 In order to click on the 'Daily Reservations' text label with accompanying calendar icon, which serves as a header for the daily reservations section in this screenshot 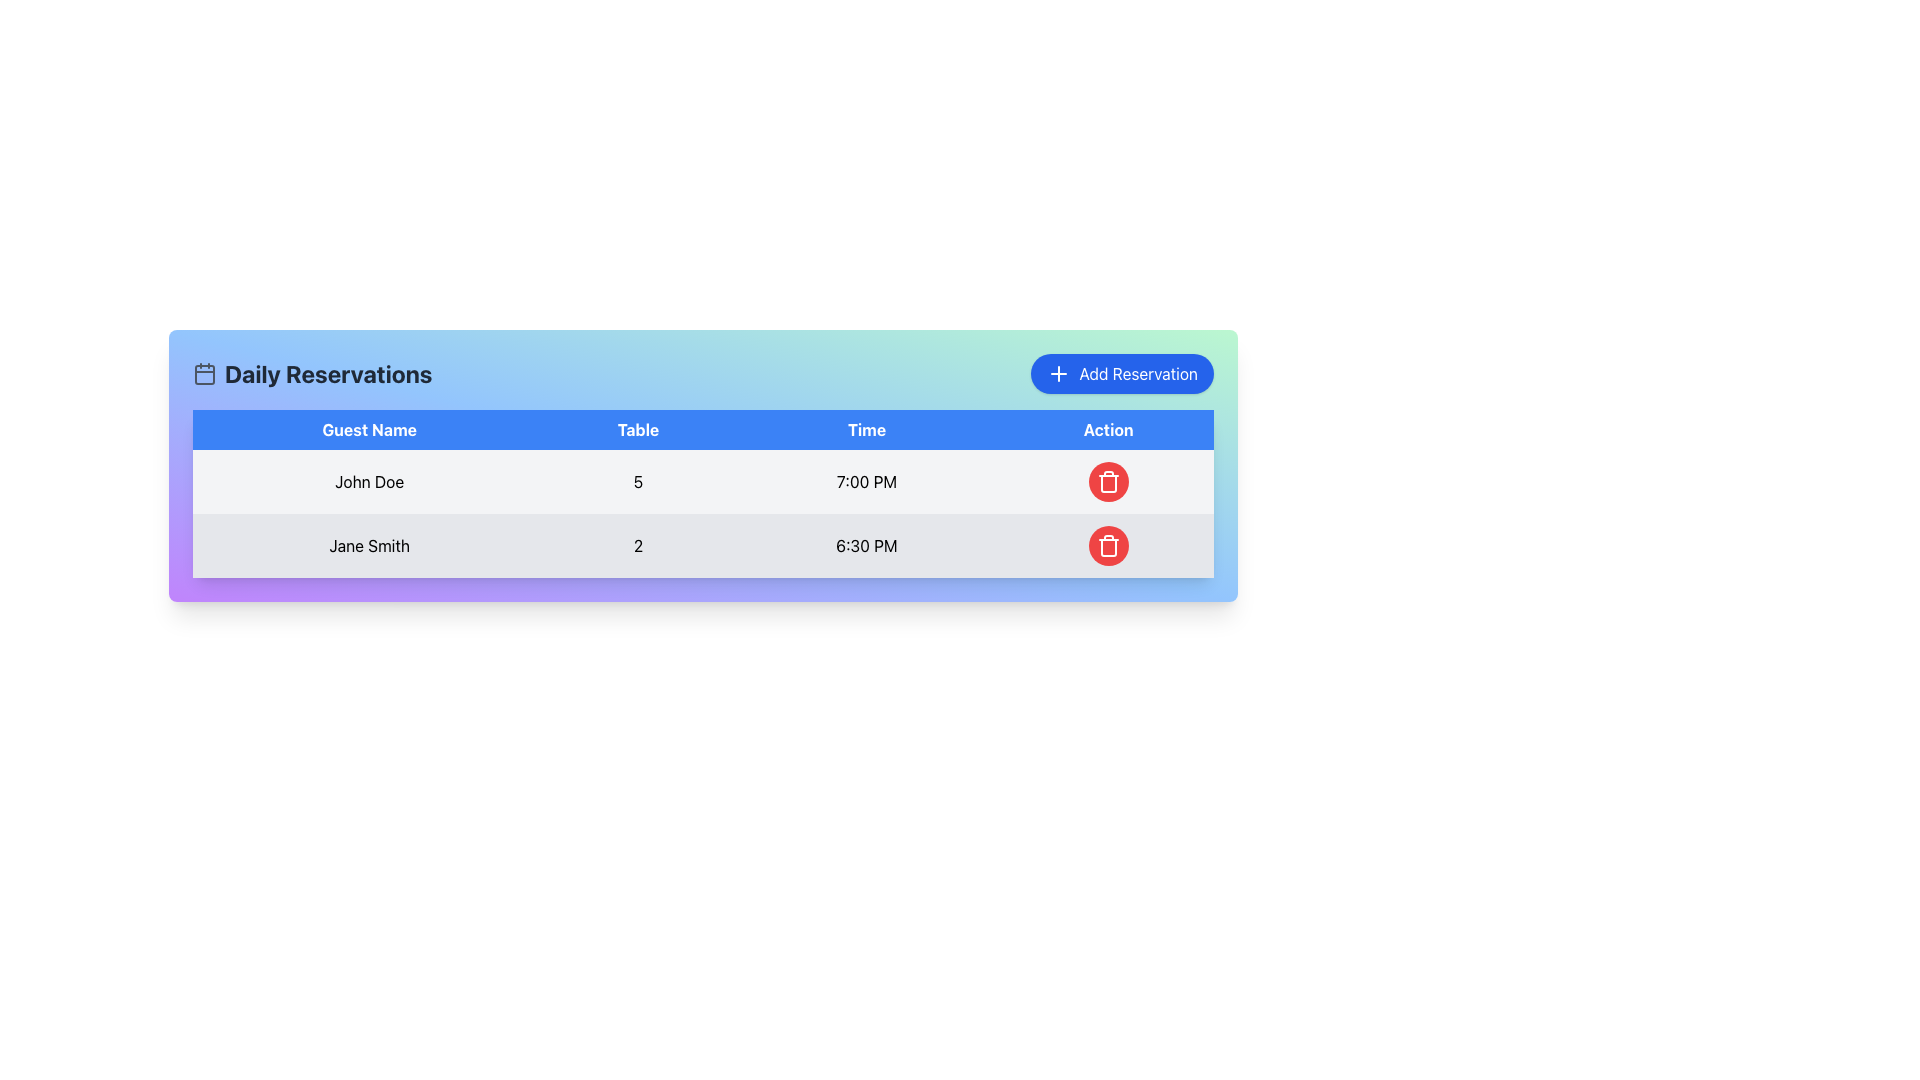, I will do `click(311, 374)`.